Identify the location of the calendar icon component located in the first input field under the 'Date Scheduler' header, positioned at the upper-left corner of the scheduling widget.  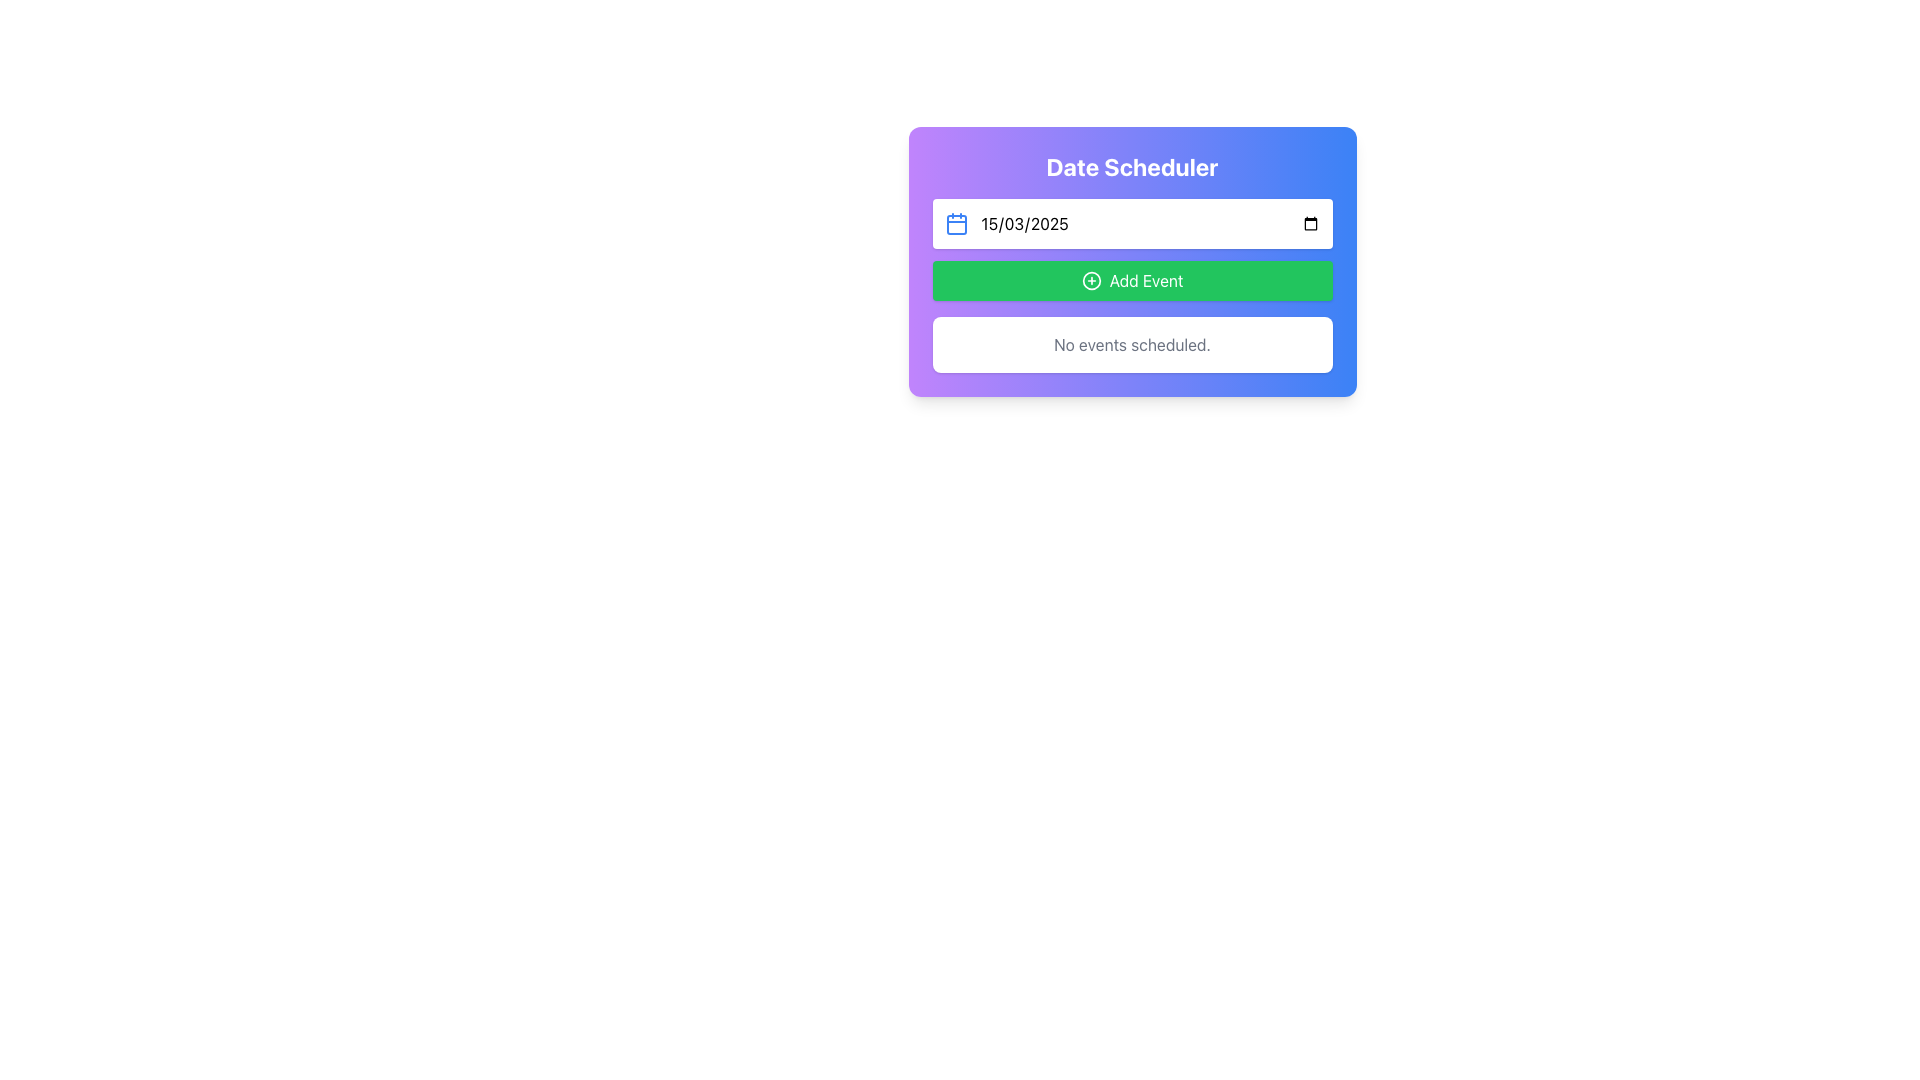
(955, 224).